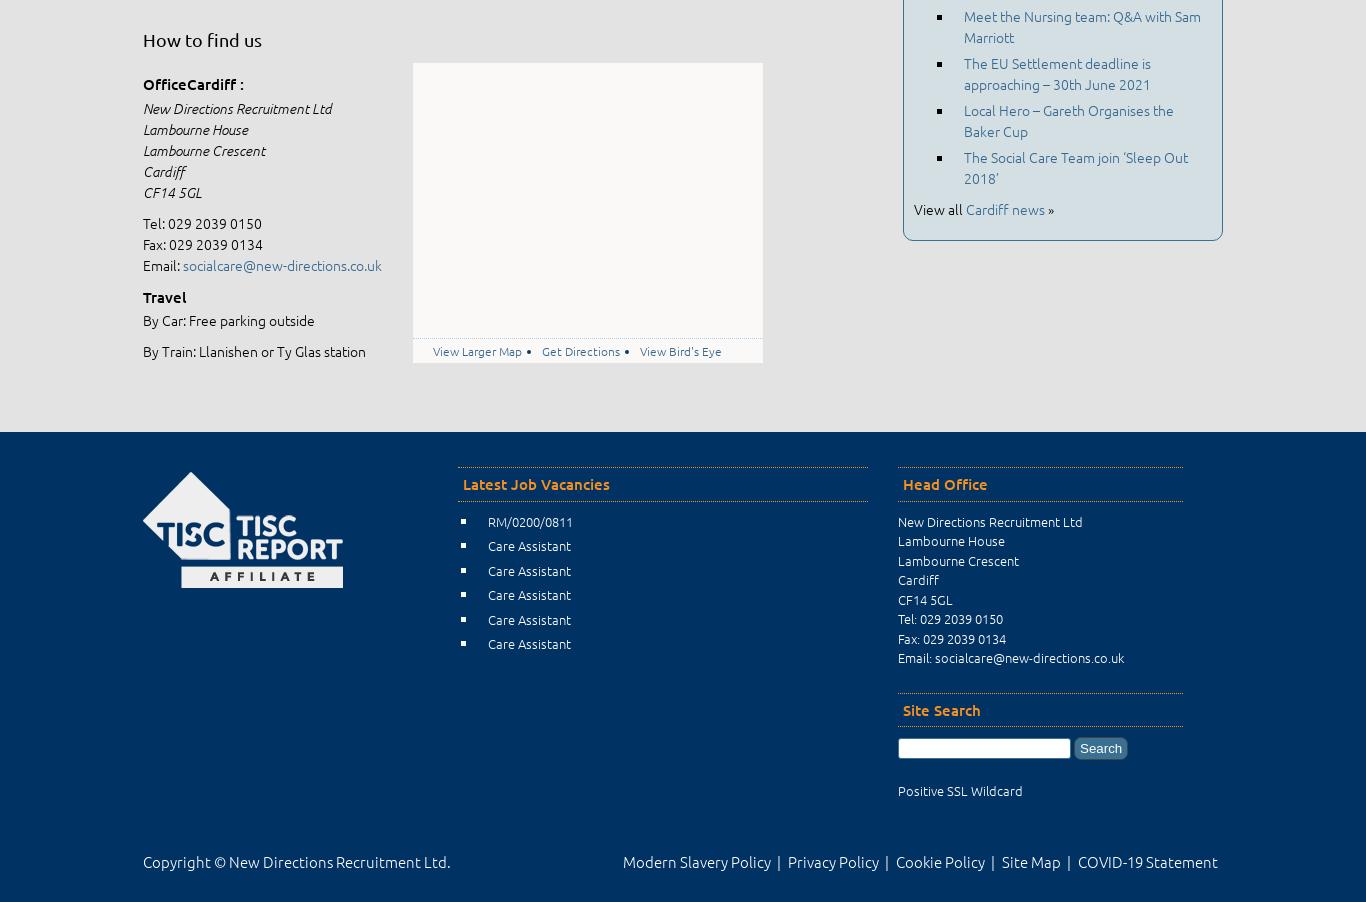  What do you see at coordinates (1068, 120) in the screenshot?
I see `'Local Hero – Gareth Organises the Baker Cup'` at bounding box center [1068, 120].